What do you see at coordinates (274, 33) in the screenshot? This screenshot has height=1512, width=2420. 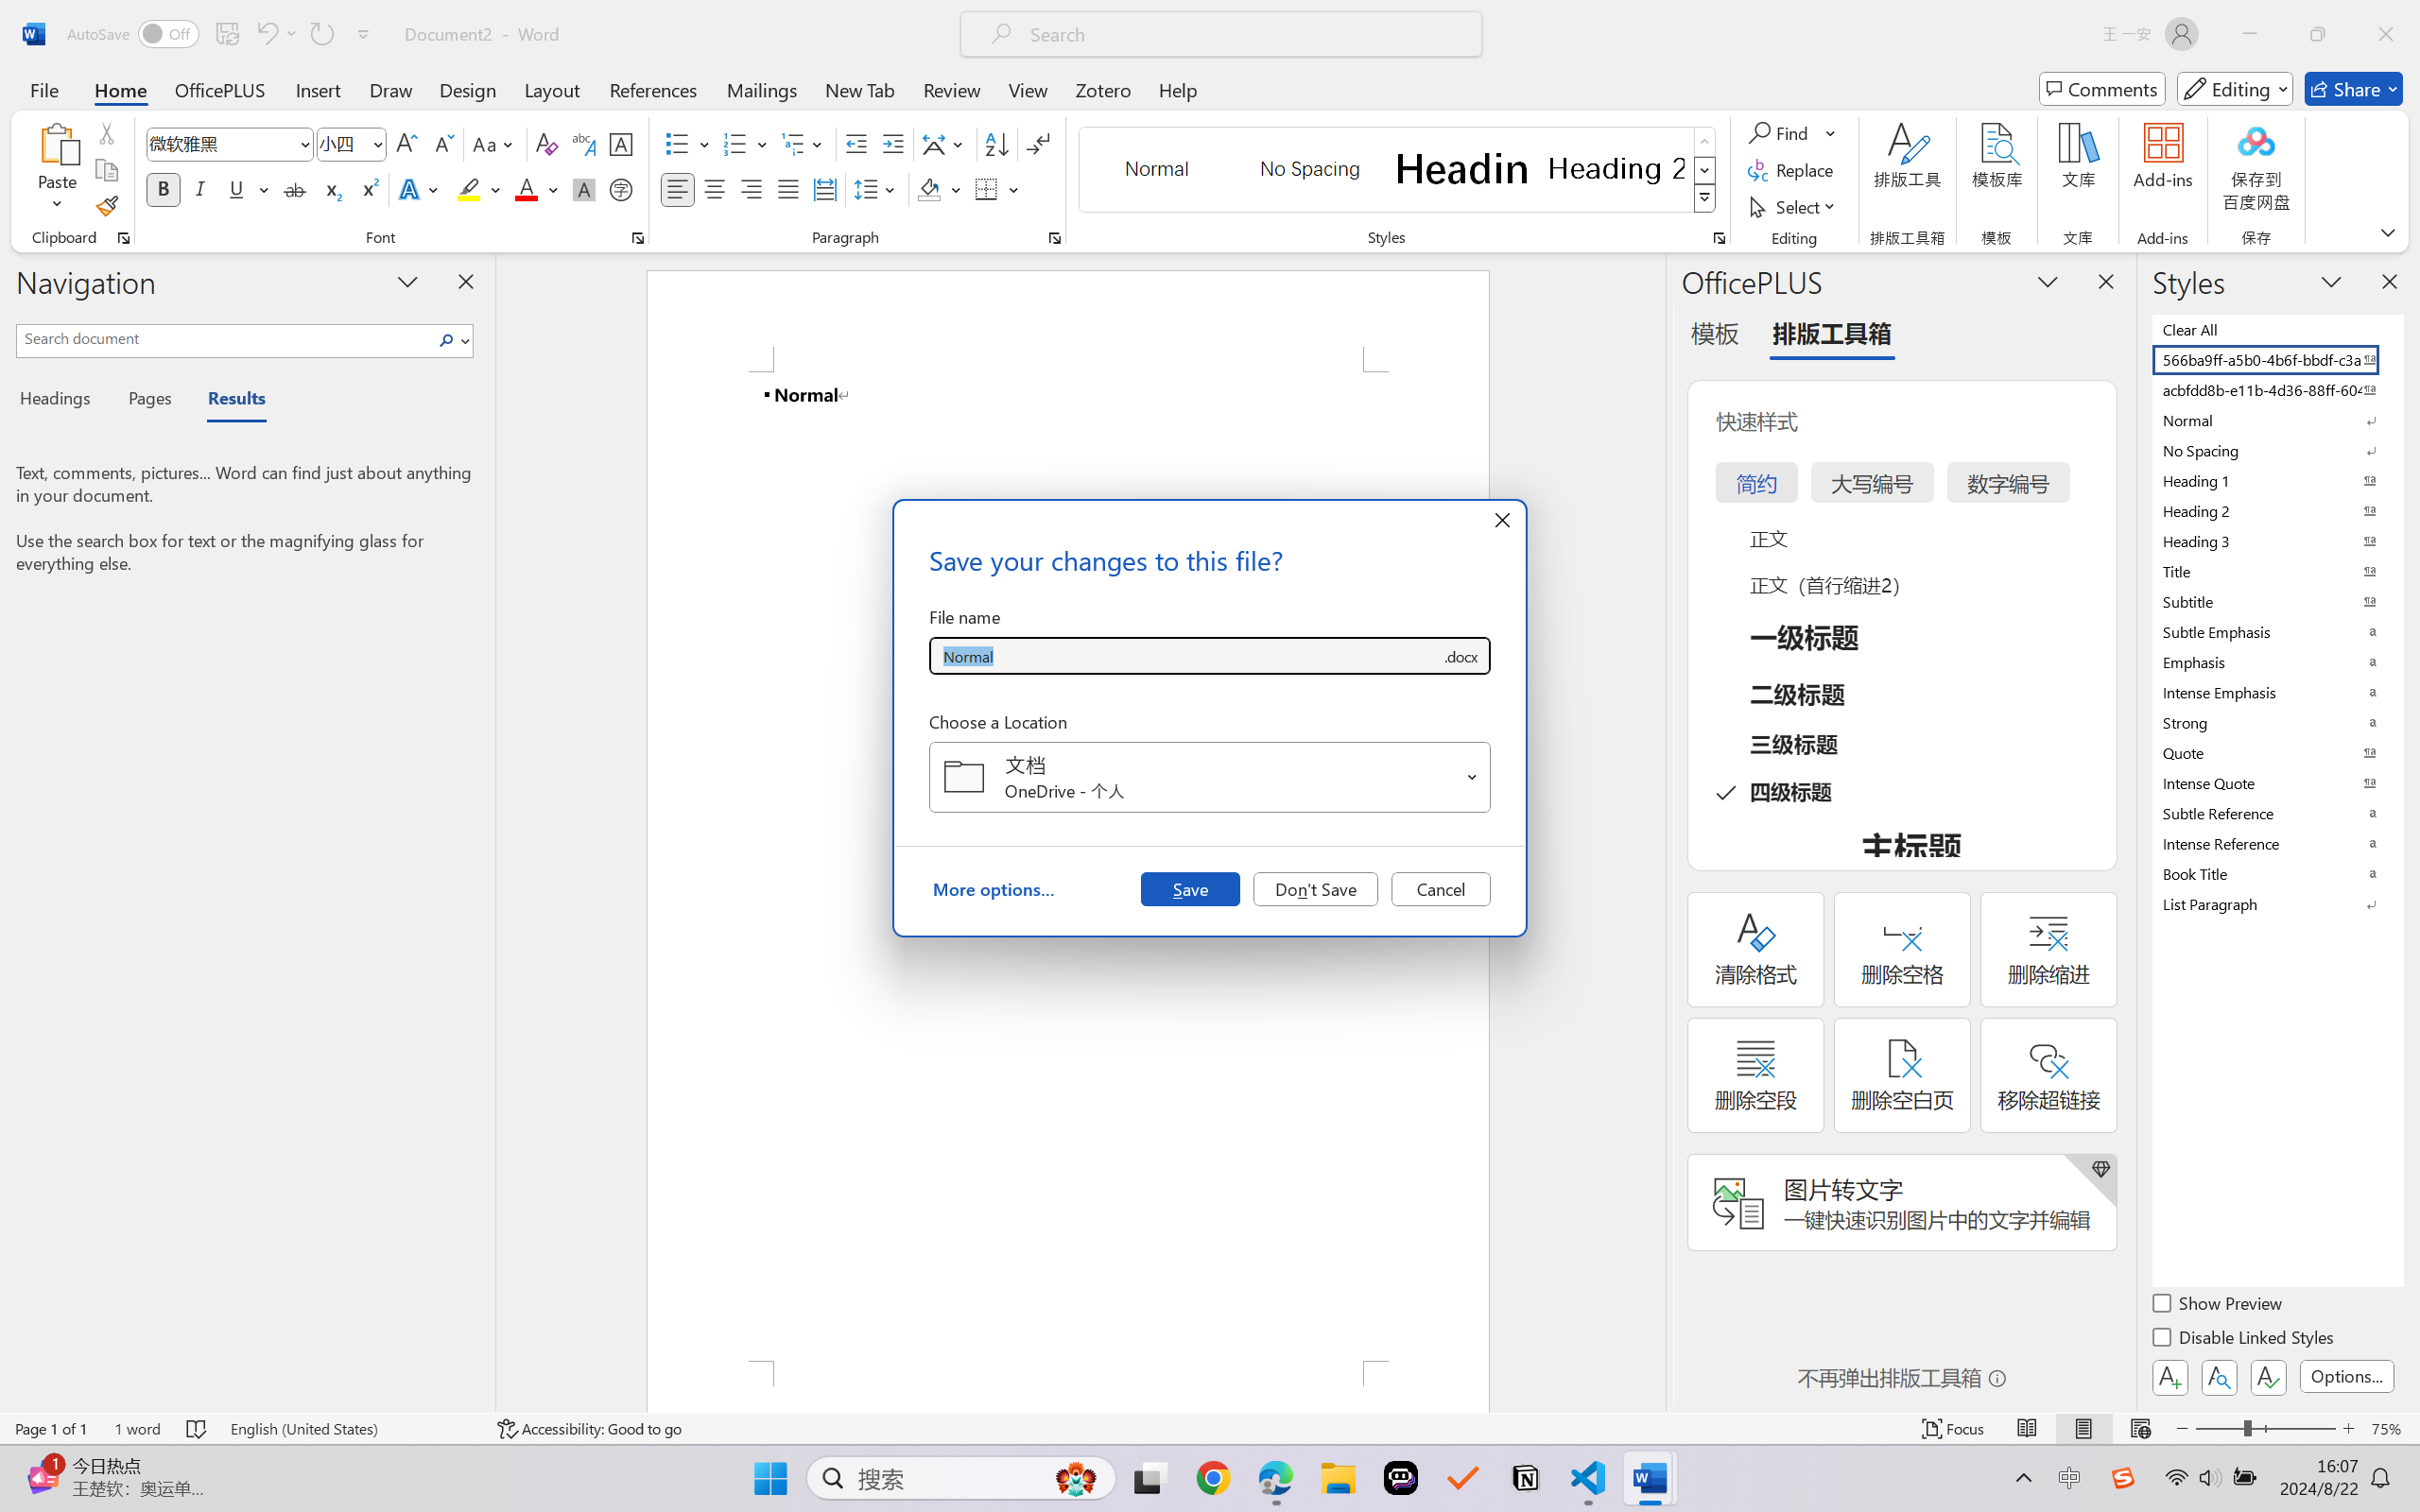 I see `'Undo Text Fill Effect'` at bounding box center [274, 33].